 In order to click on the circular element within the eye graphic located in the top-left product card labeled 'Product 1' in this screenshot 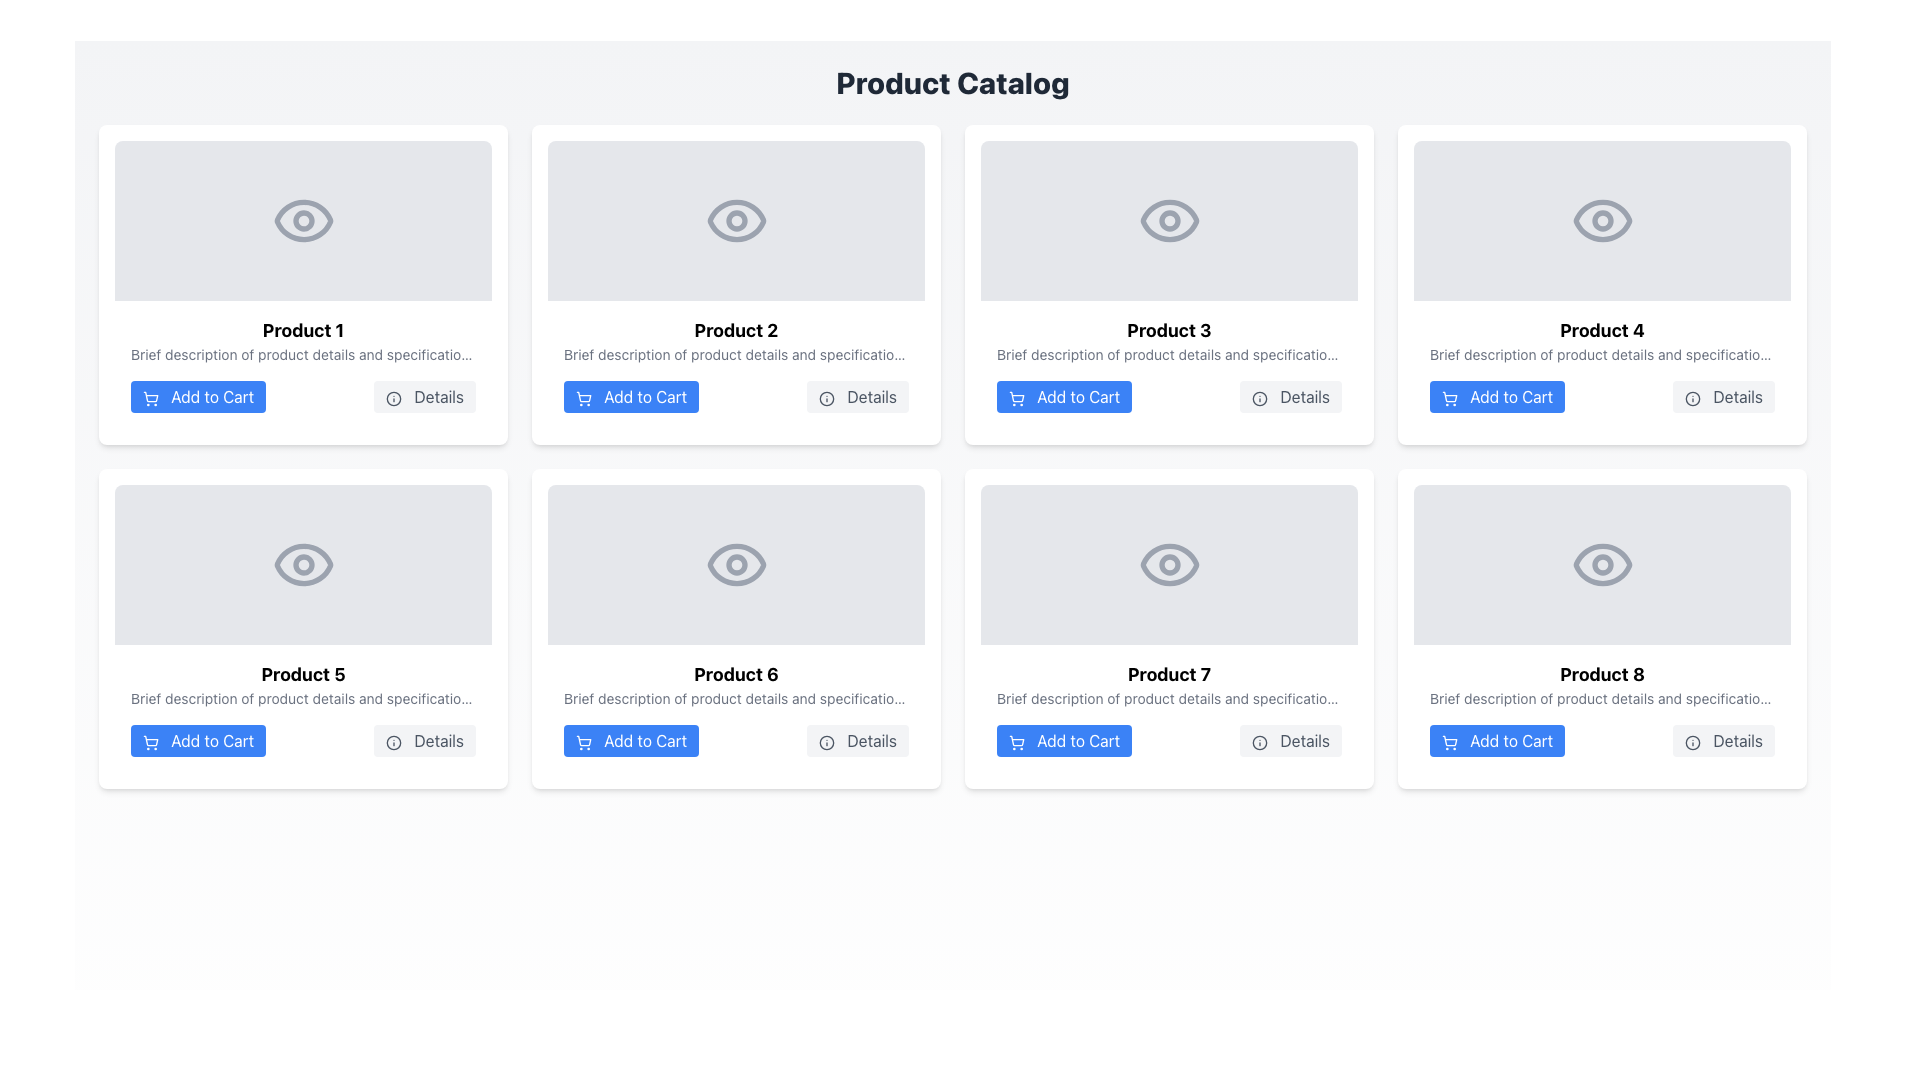, I will do `click(302, 220)`.